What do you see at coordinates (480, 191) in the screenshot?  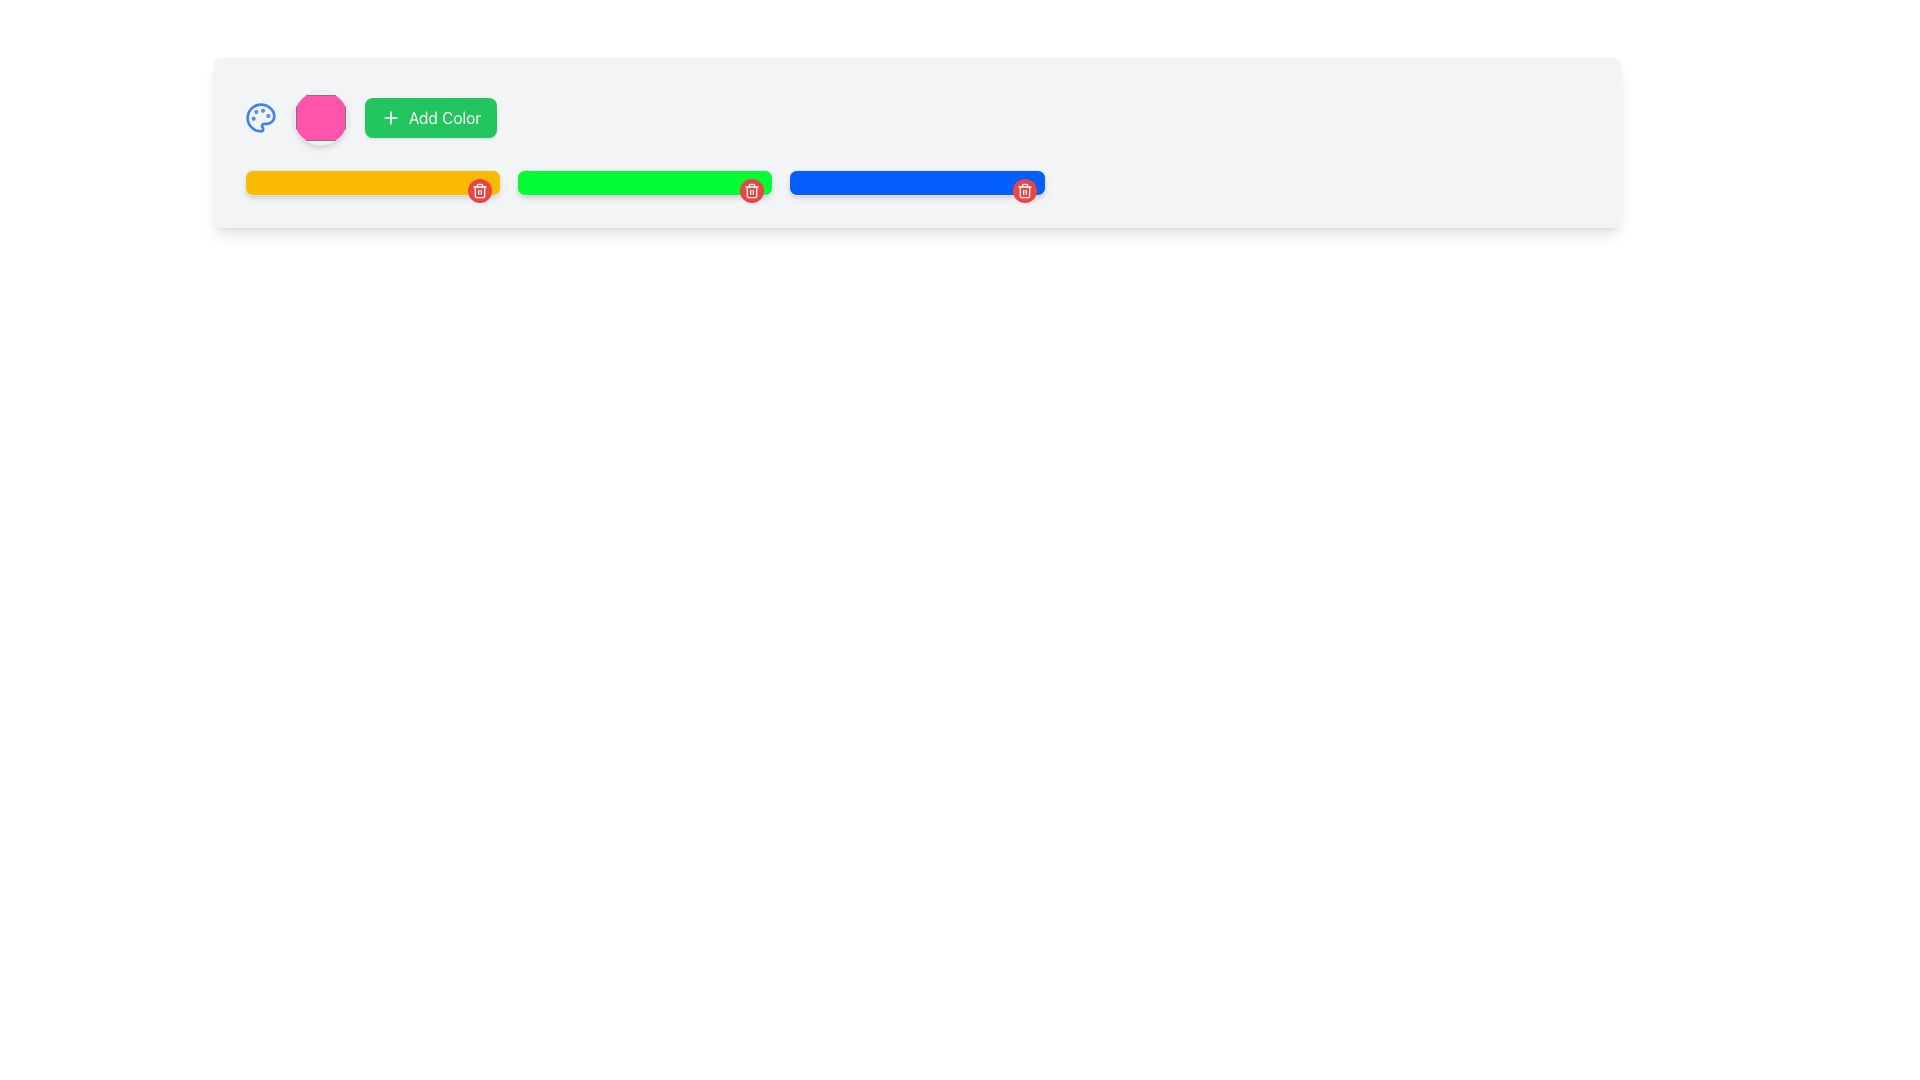 I see `the delete button (red circular button) located on the right end of the yellow strip` at bounding box center [480, 191].